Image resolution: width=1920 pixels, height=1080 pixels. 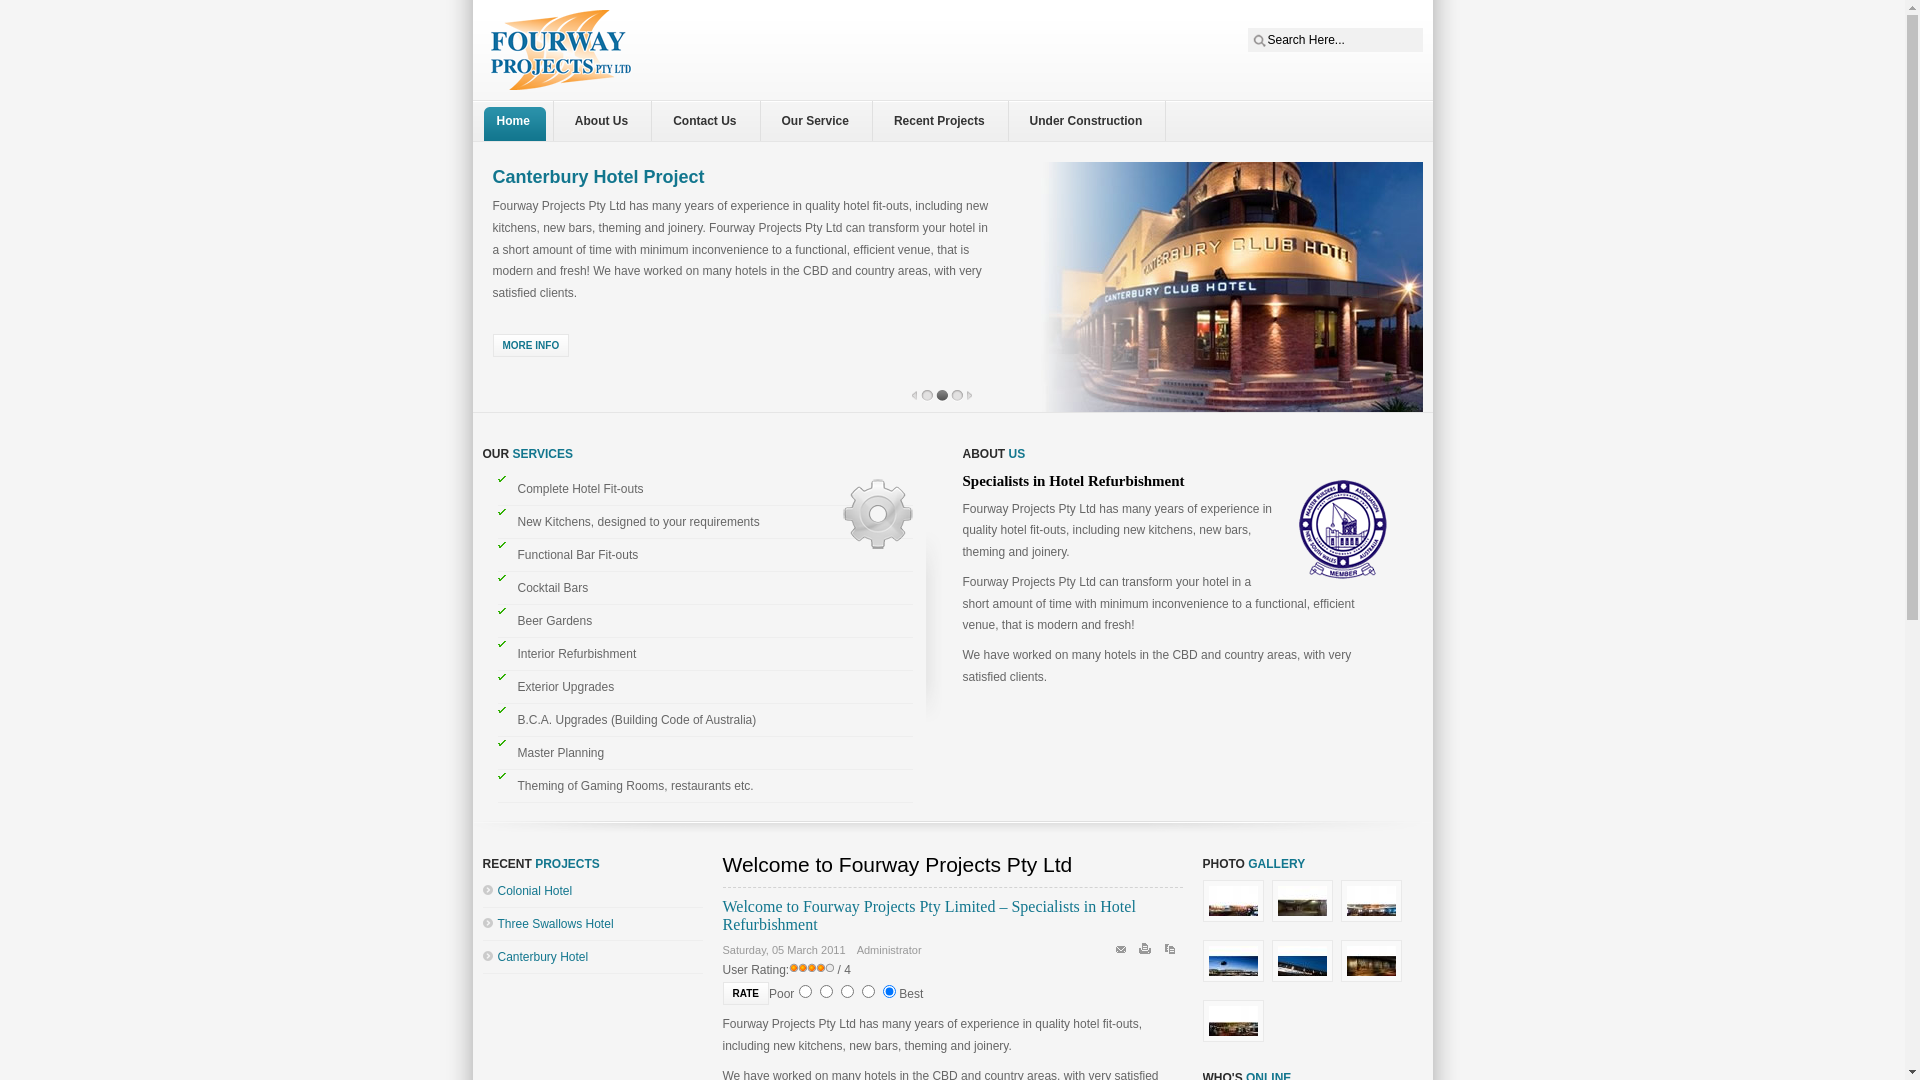 What do you see at coordinates (556, 924) in the screenshot?
I see `'Three Swallows Hotel'` at bounding box center [556, 924].